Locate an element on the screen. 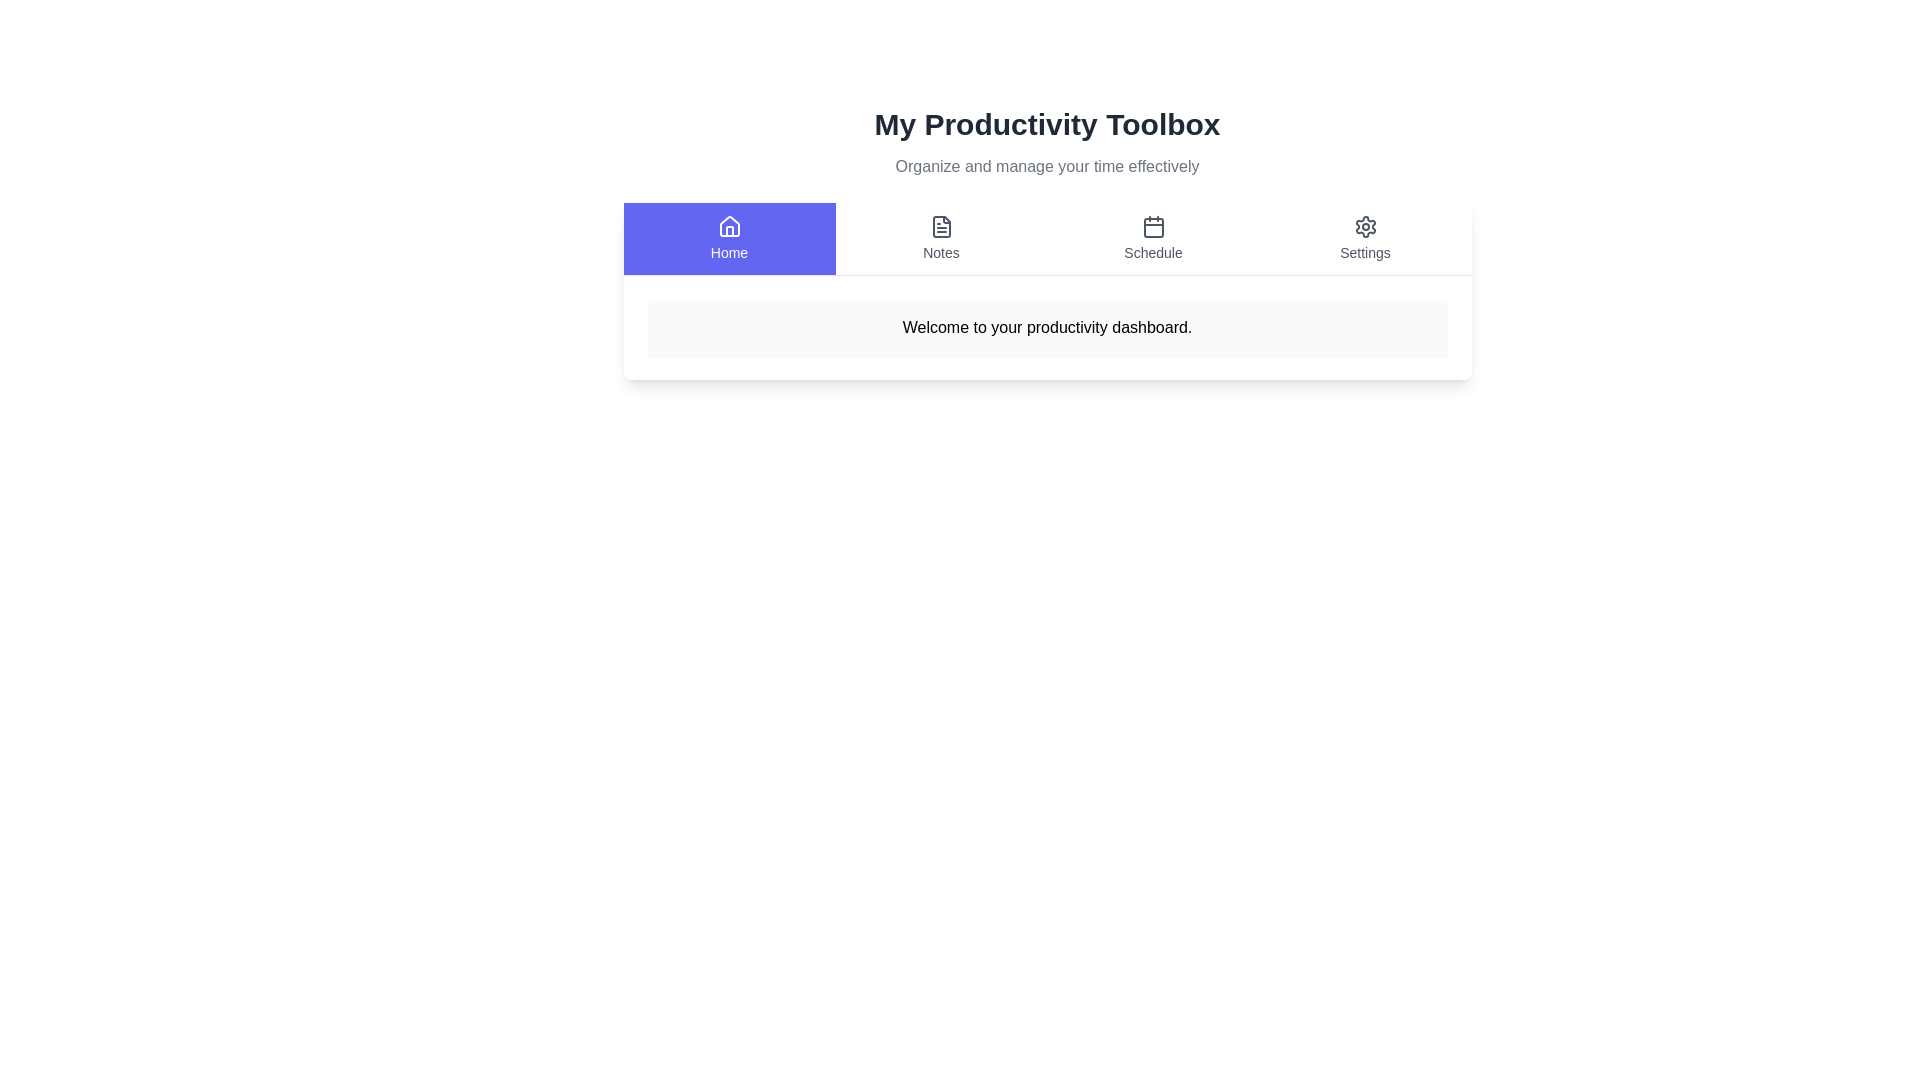 The width and height of the screenshot is (1920, 1080). welcoming message from the informational box located centrally below the header section of the interface is located at coordinates (1046, 326).